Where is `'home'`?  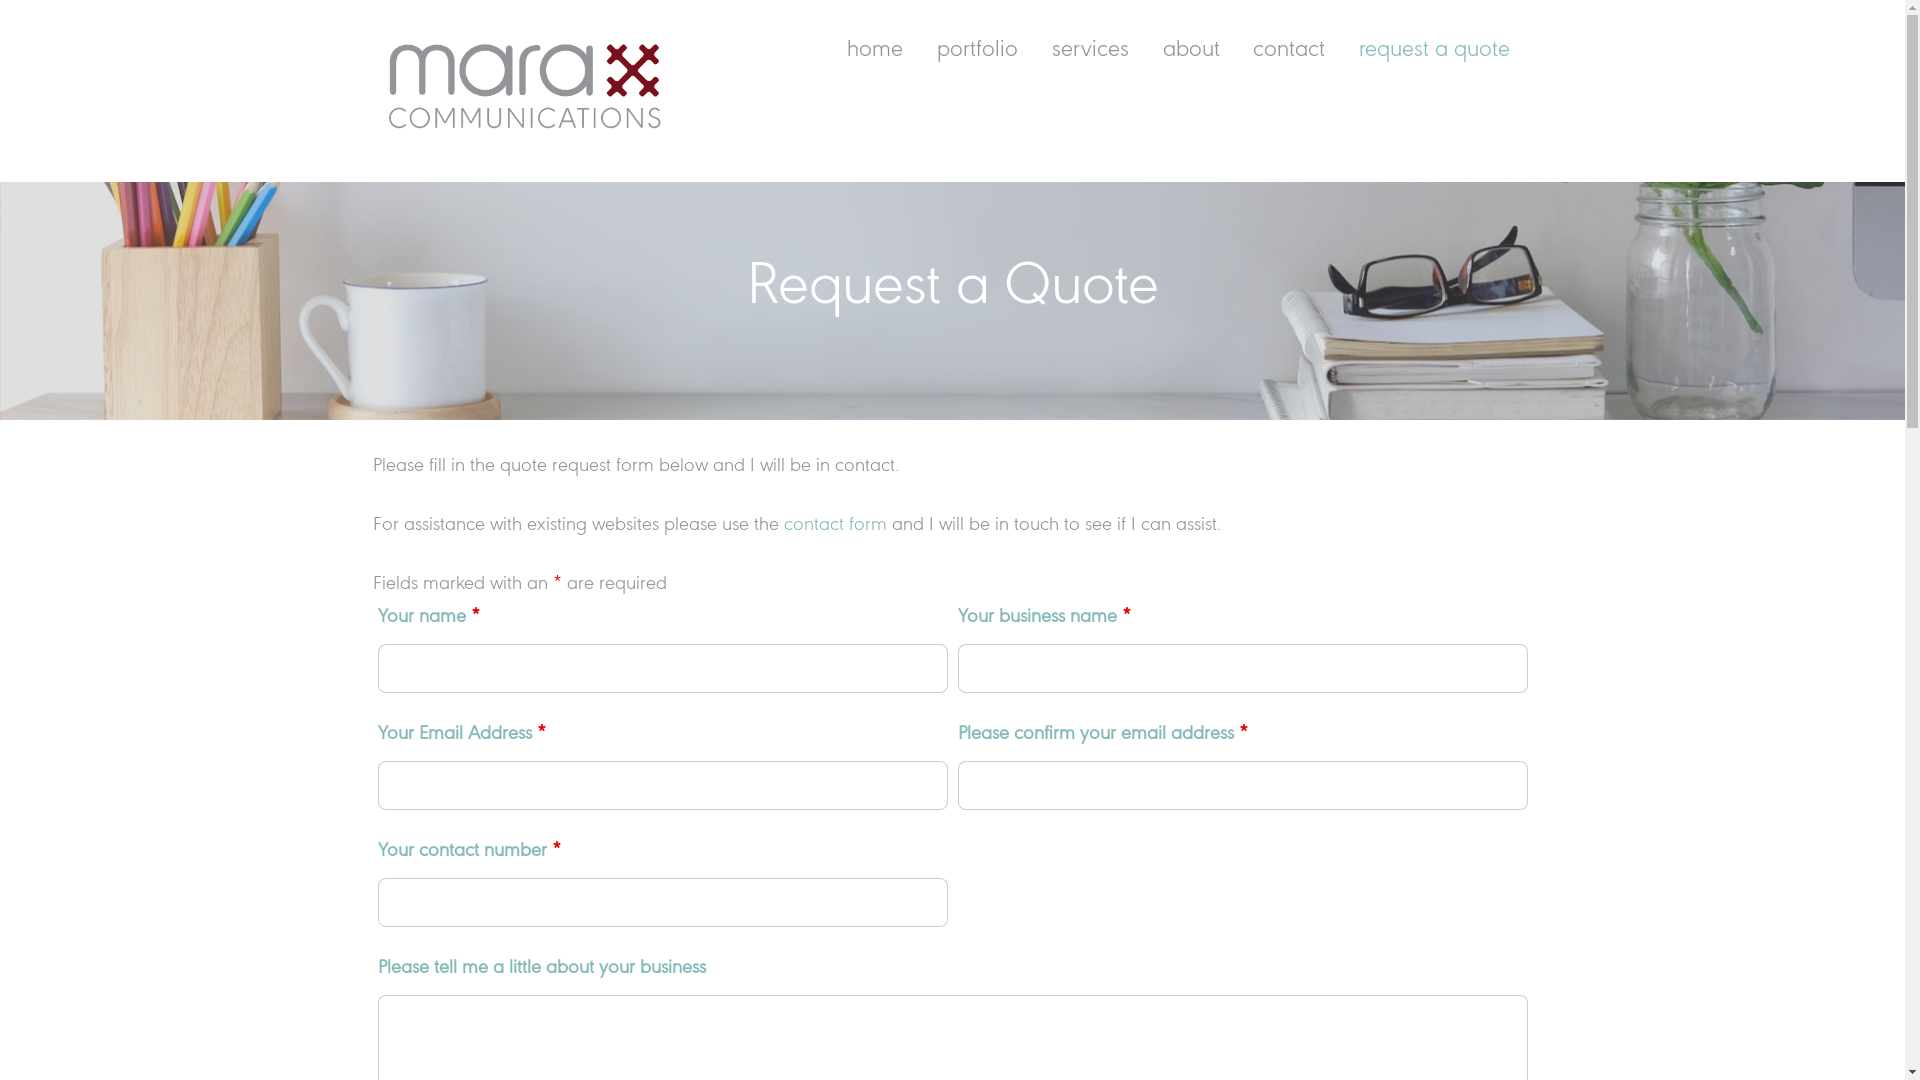
'home' is located at coordinates (875, 49).